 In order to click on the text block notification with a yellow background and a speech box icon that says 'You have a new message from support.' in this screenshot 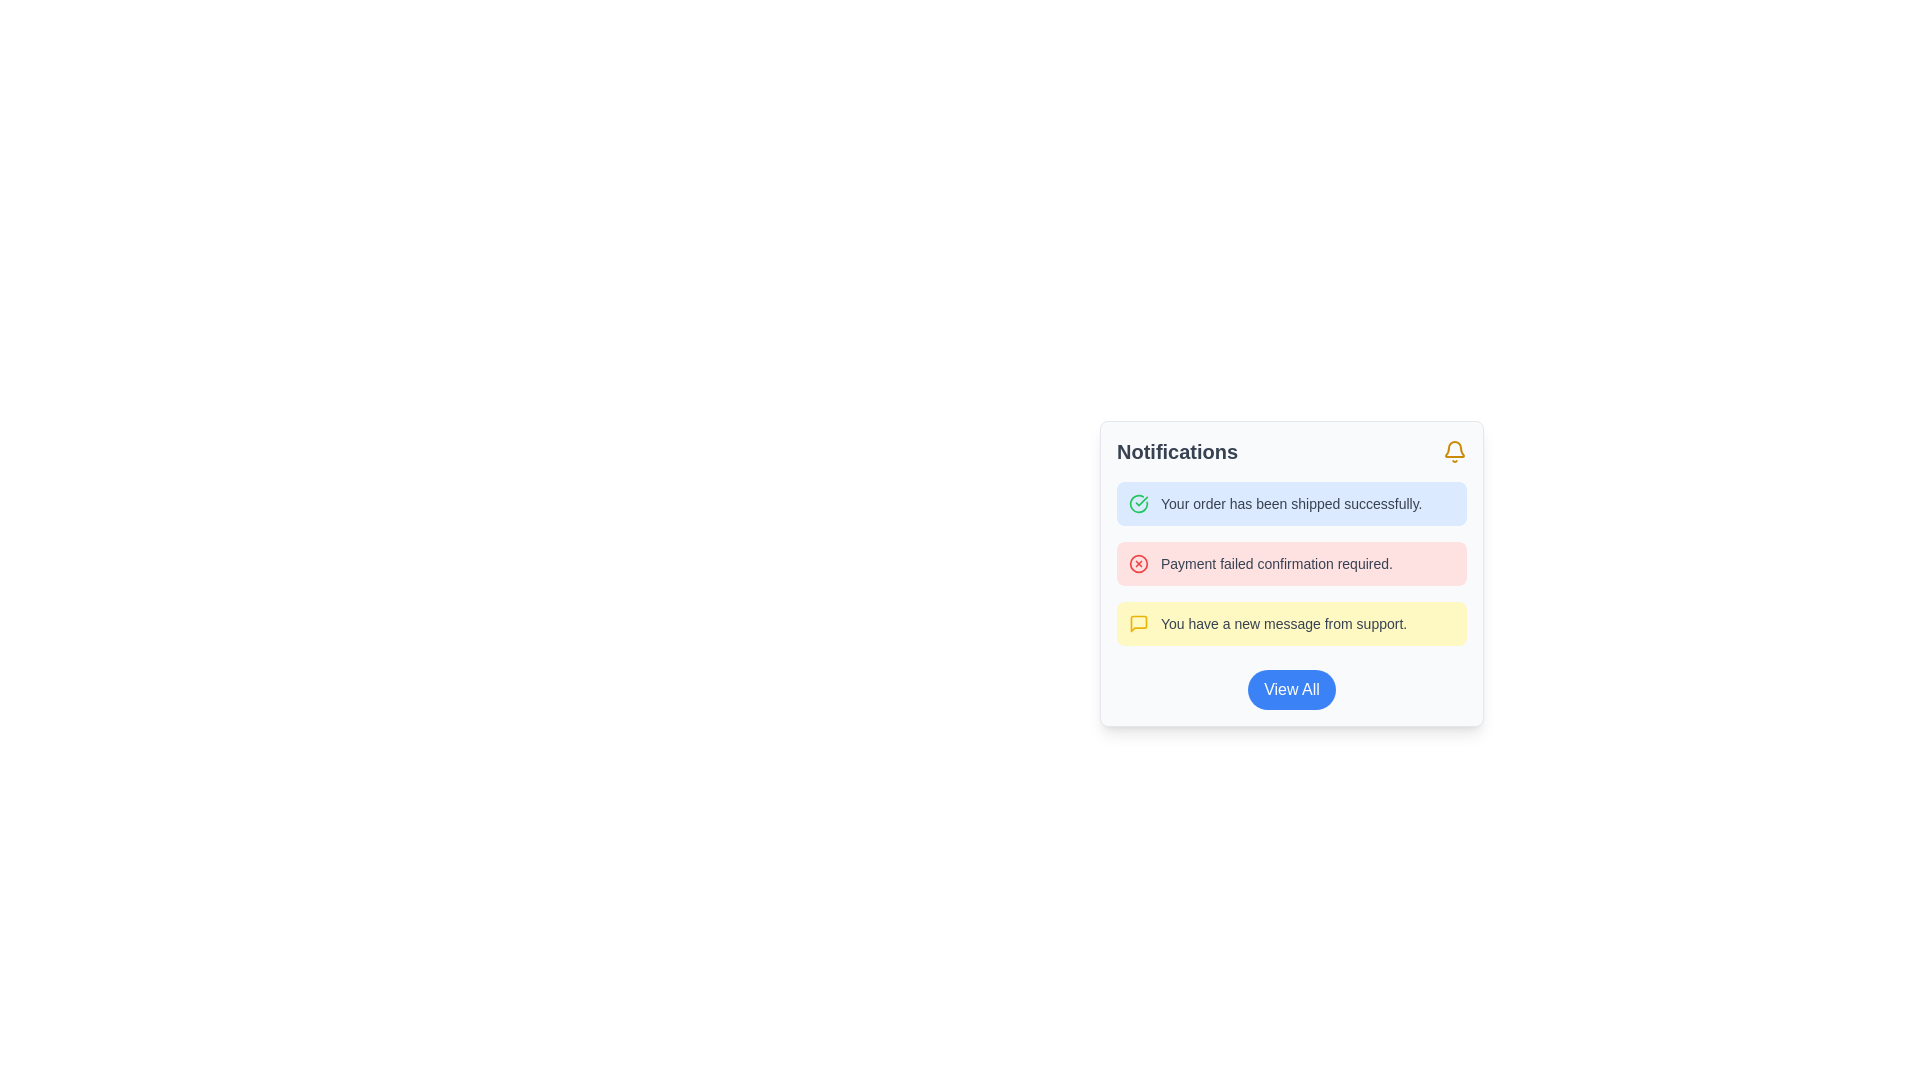, I will do `click(1291, 623)`.